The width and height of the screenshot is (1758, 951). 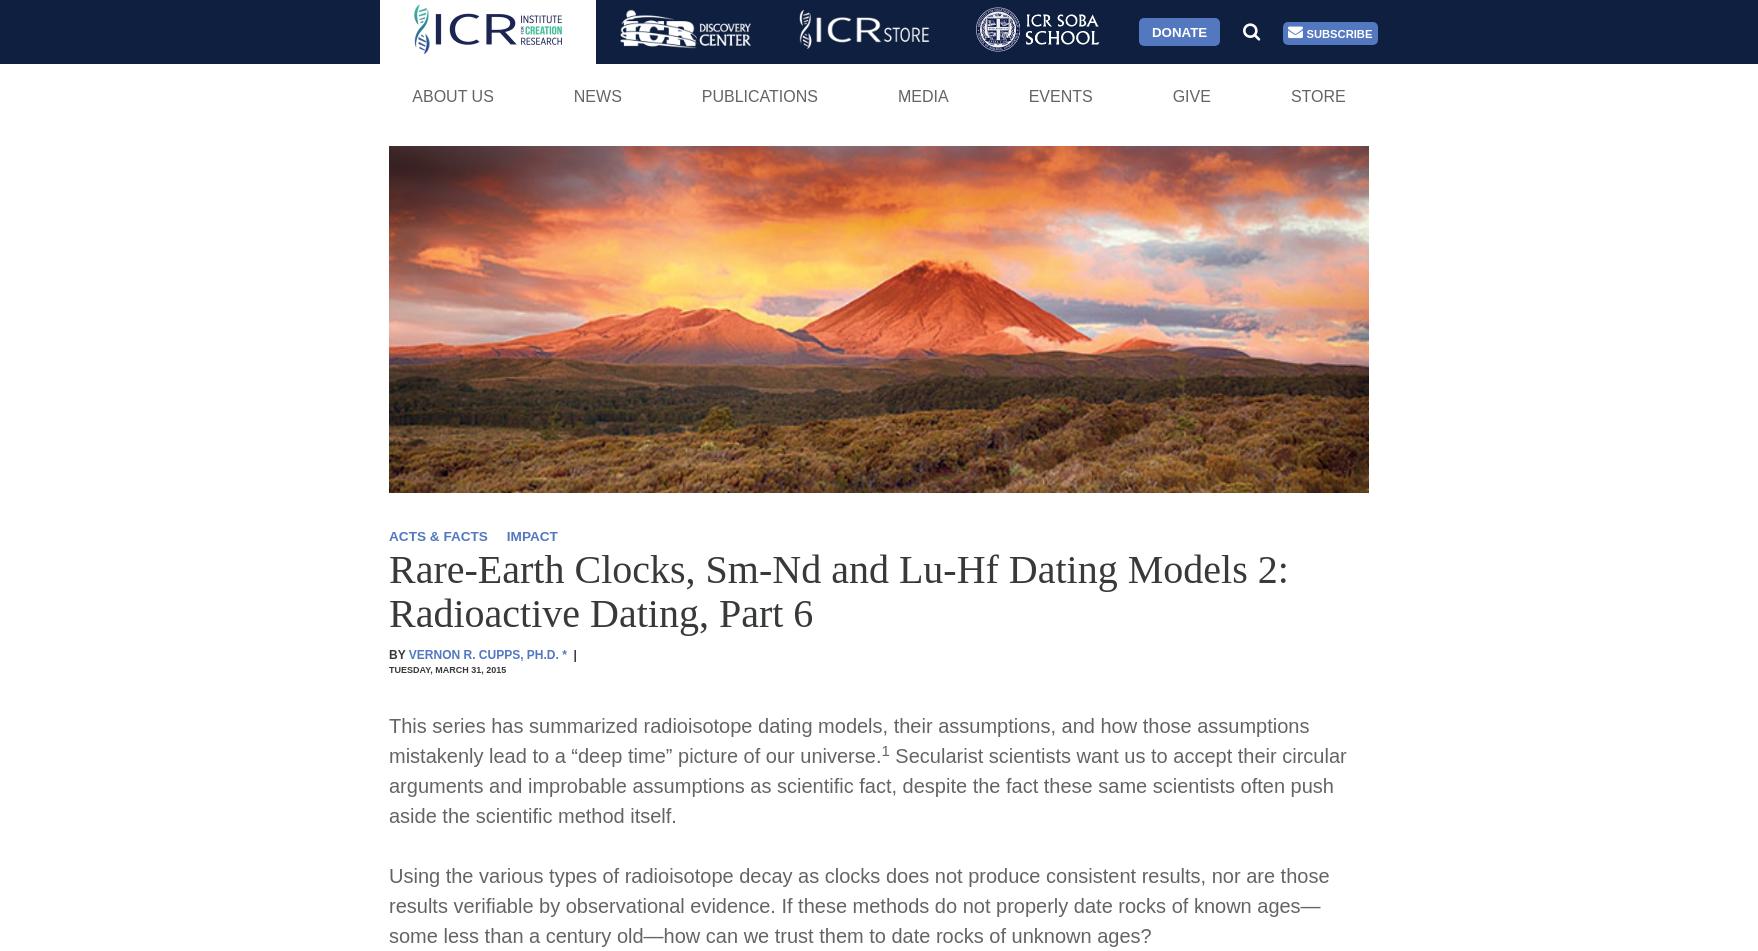 What do you see at coordinates (1178, 31) in the screenshot?
I see `'Donate'` at bounding box center [1178, 31].